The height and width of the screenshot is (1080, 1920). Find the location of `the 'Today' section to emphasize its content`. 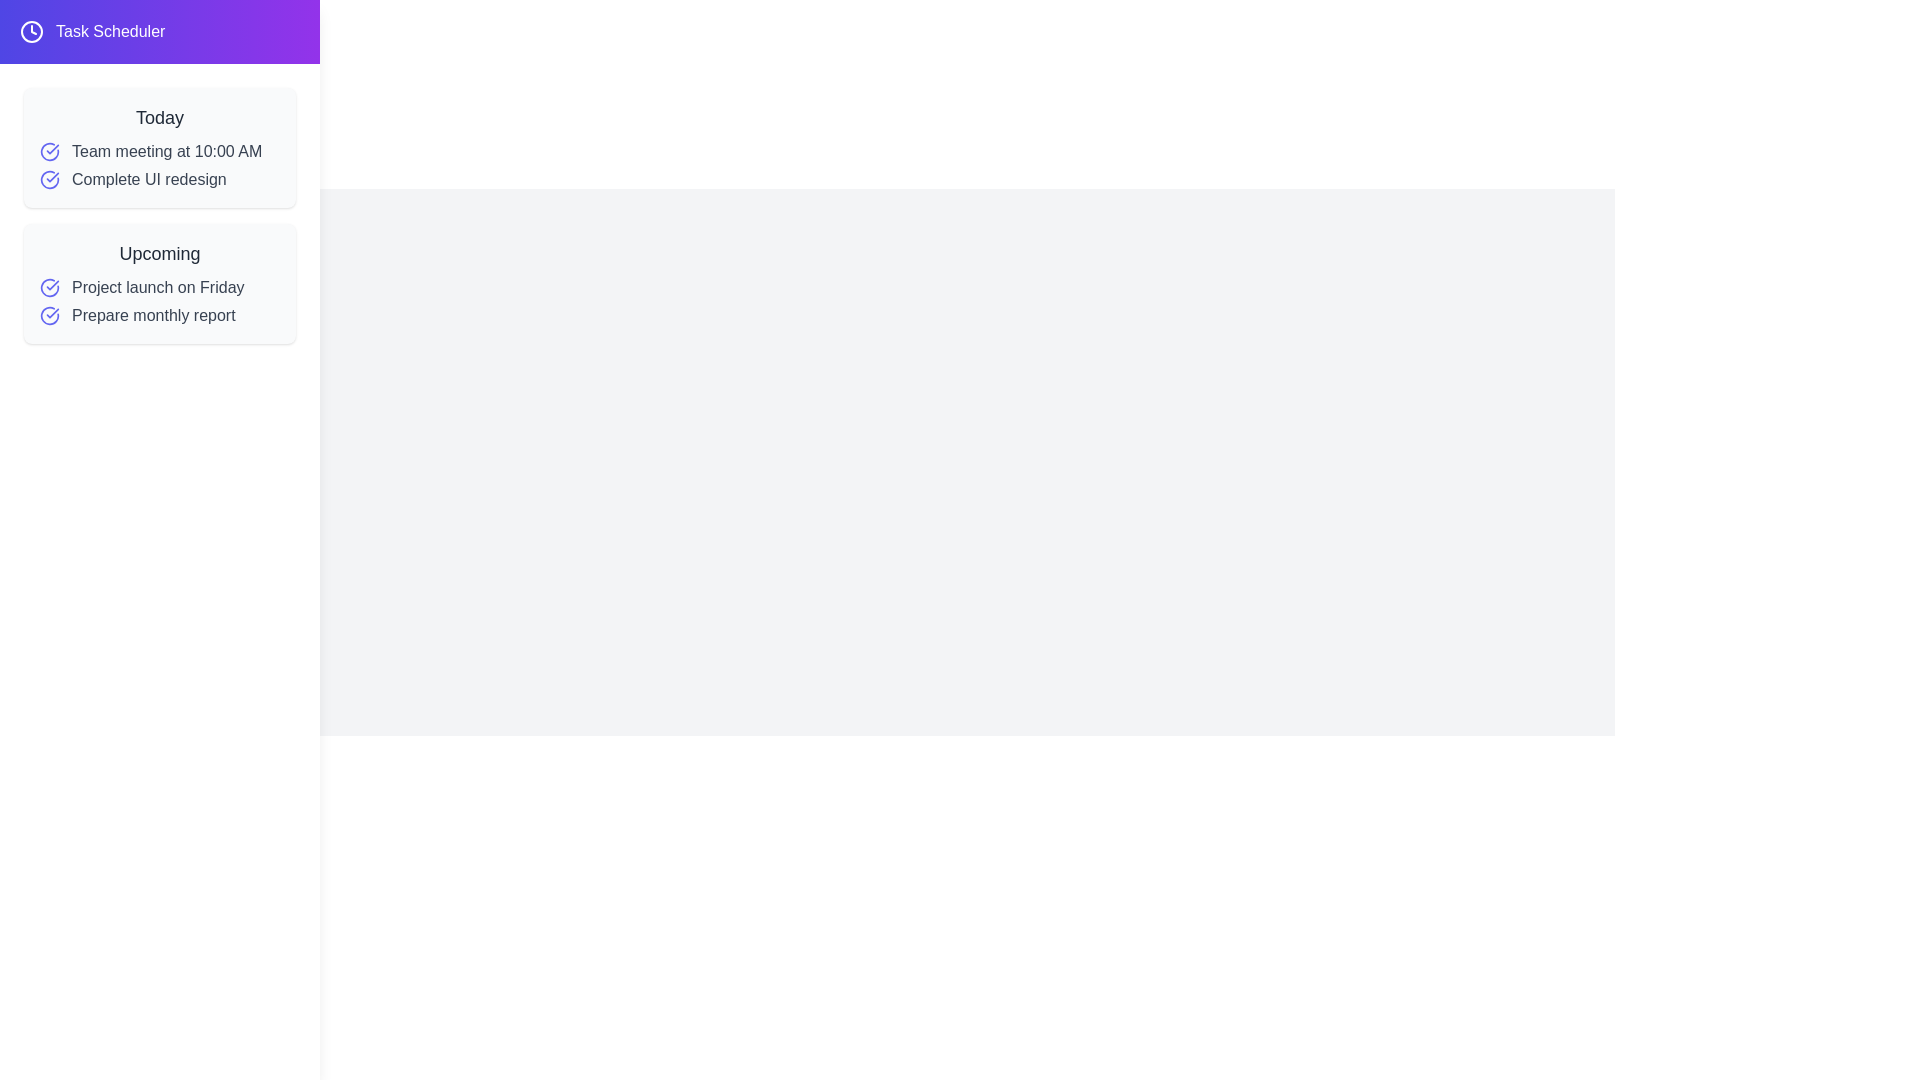

the 'Today' section to emphasize its content is located at coordinates (158, 118).